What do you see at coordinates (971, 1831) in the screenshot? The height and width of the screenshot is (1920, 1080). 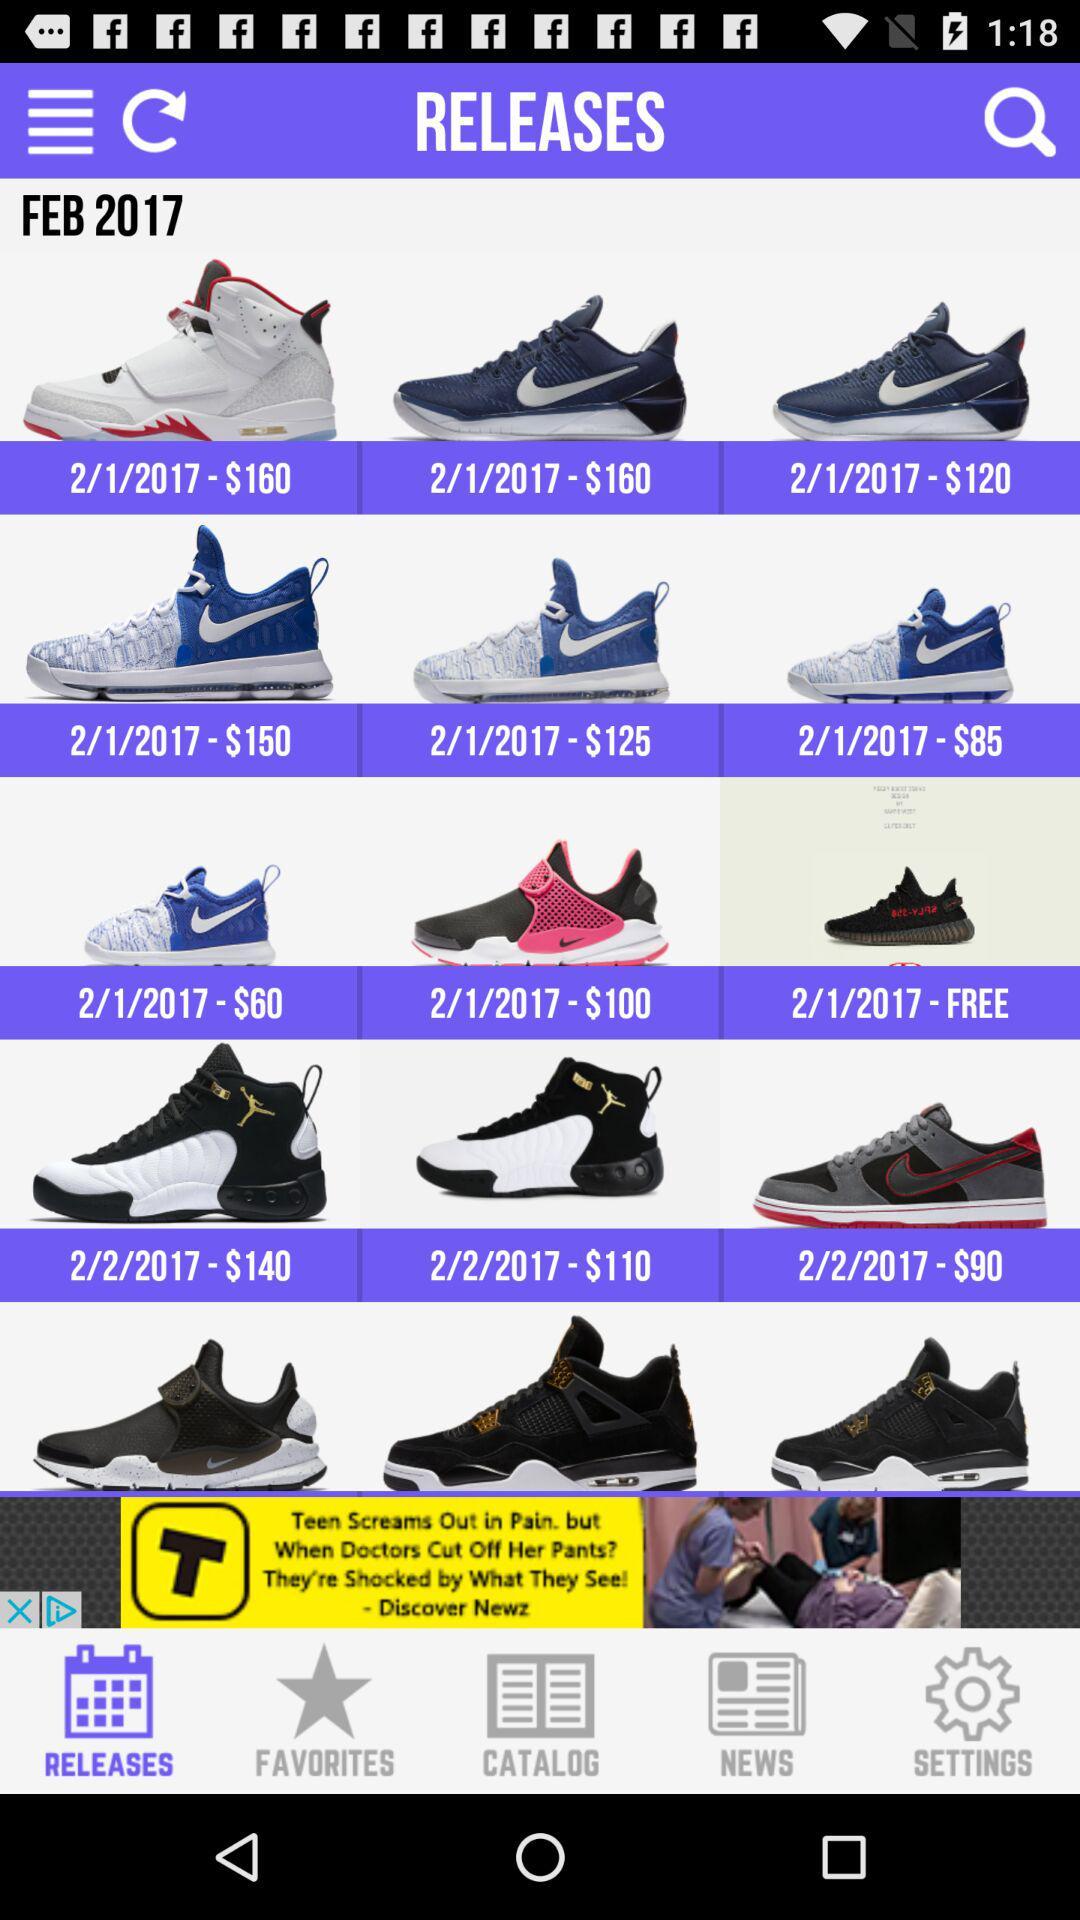 I see `the settings icon` at bounding box center [971, 1831].